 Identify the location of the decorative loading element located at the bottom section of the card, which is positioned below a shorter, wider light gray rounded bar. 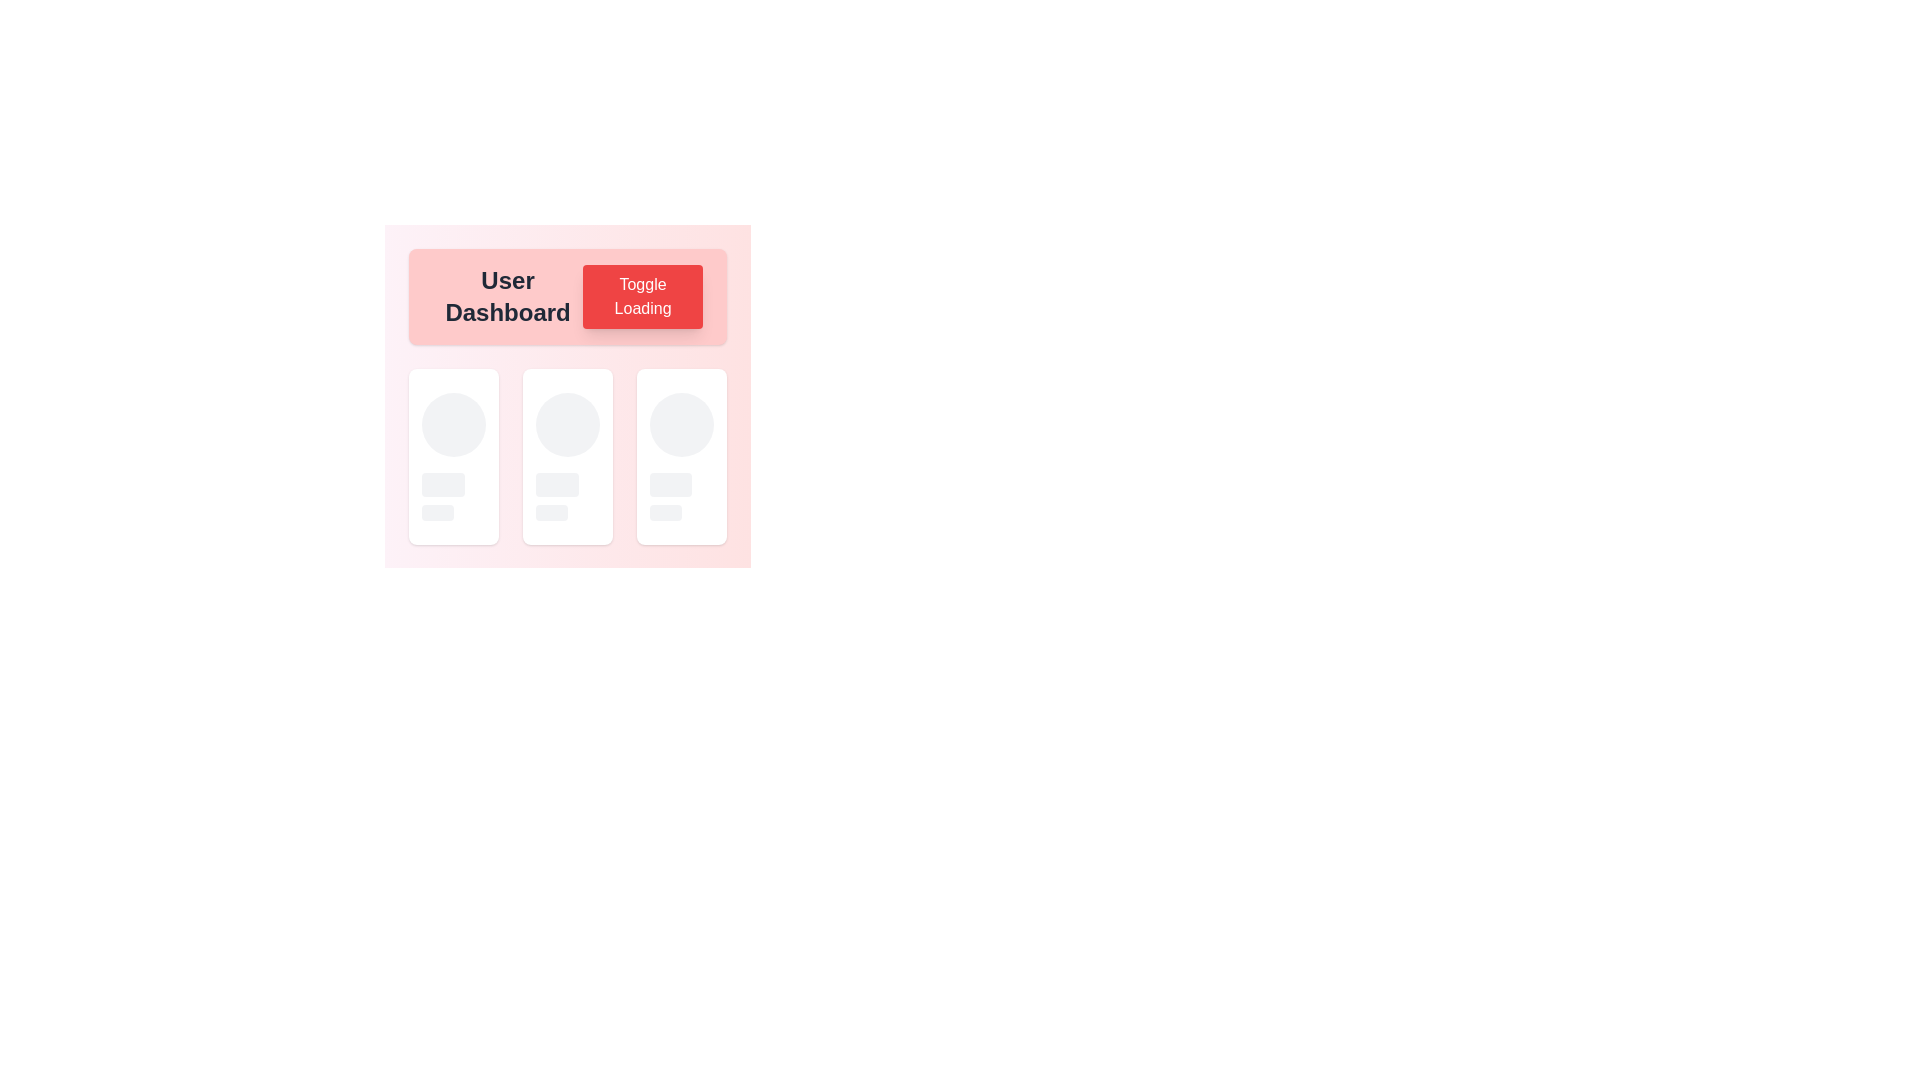
(436, 512).